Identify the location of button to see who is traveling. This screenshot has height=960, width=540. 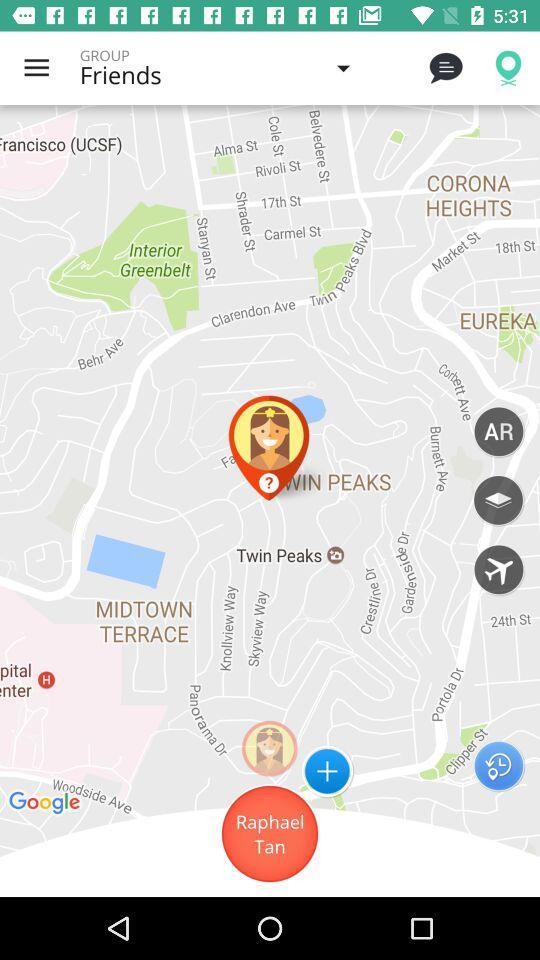
(497, 569).